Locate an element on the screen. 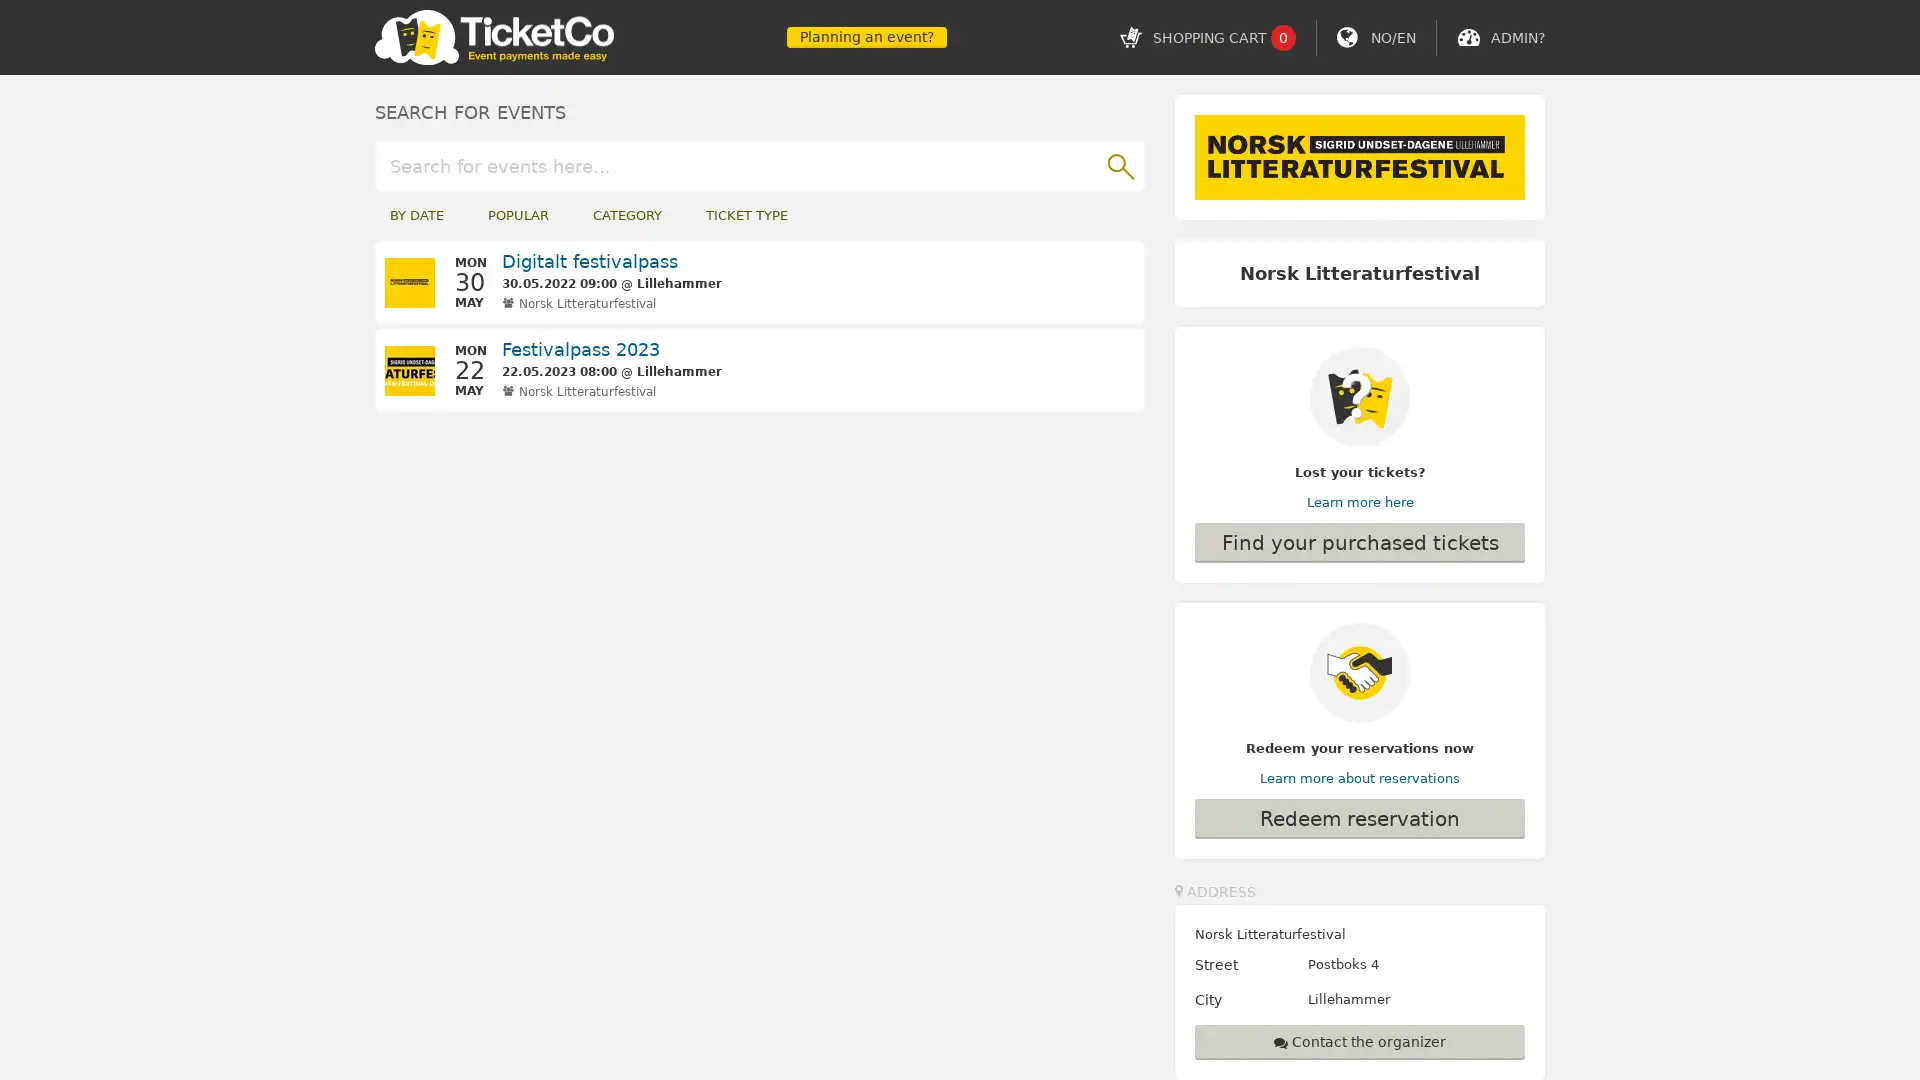  Redeem reservation is located at coordinates (1359, 817).